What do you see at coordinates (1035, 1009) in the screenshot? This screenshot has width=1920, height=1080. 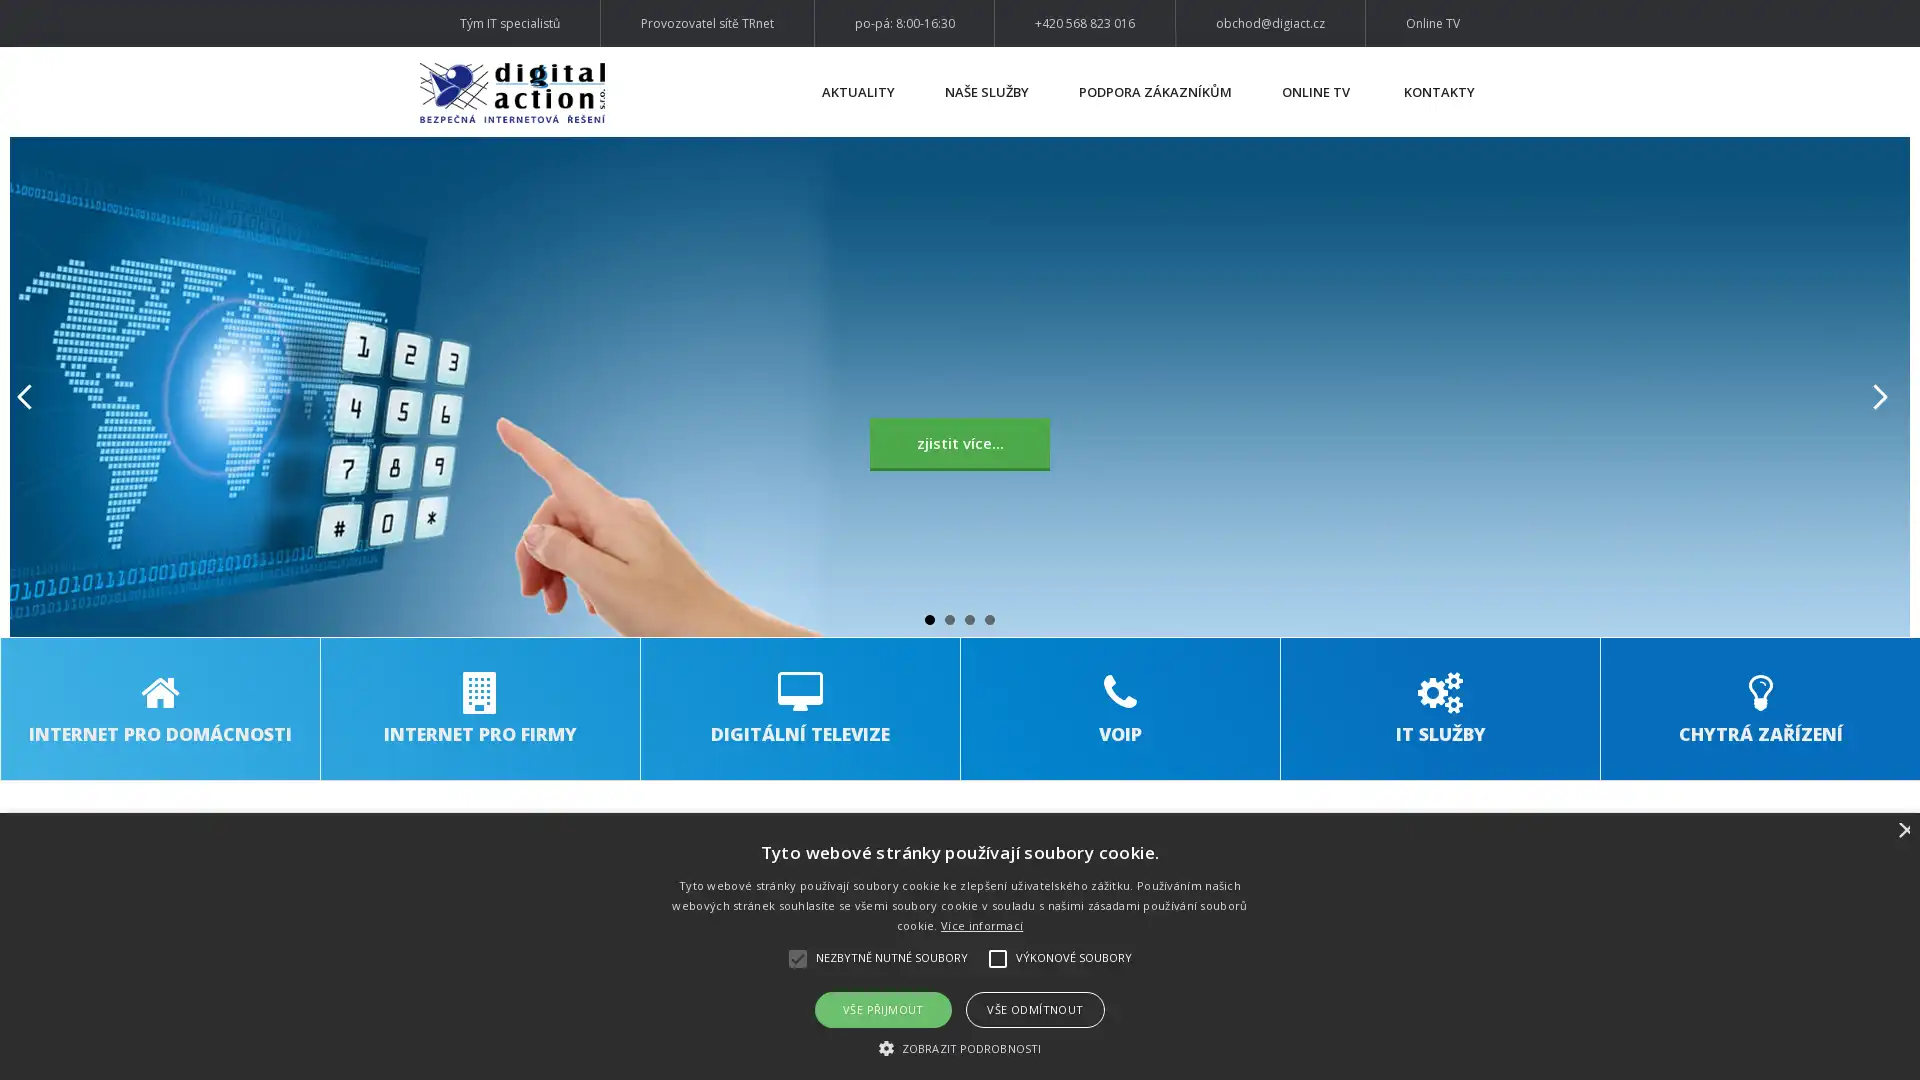 I see `VSE ODMITNOUT` at bounding box center [1035, 1009].